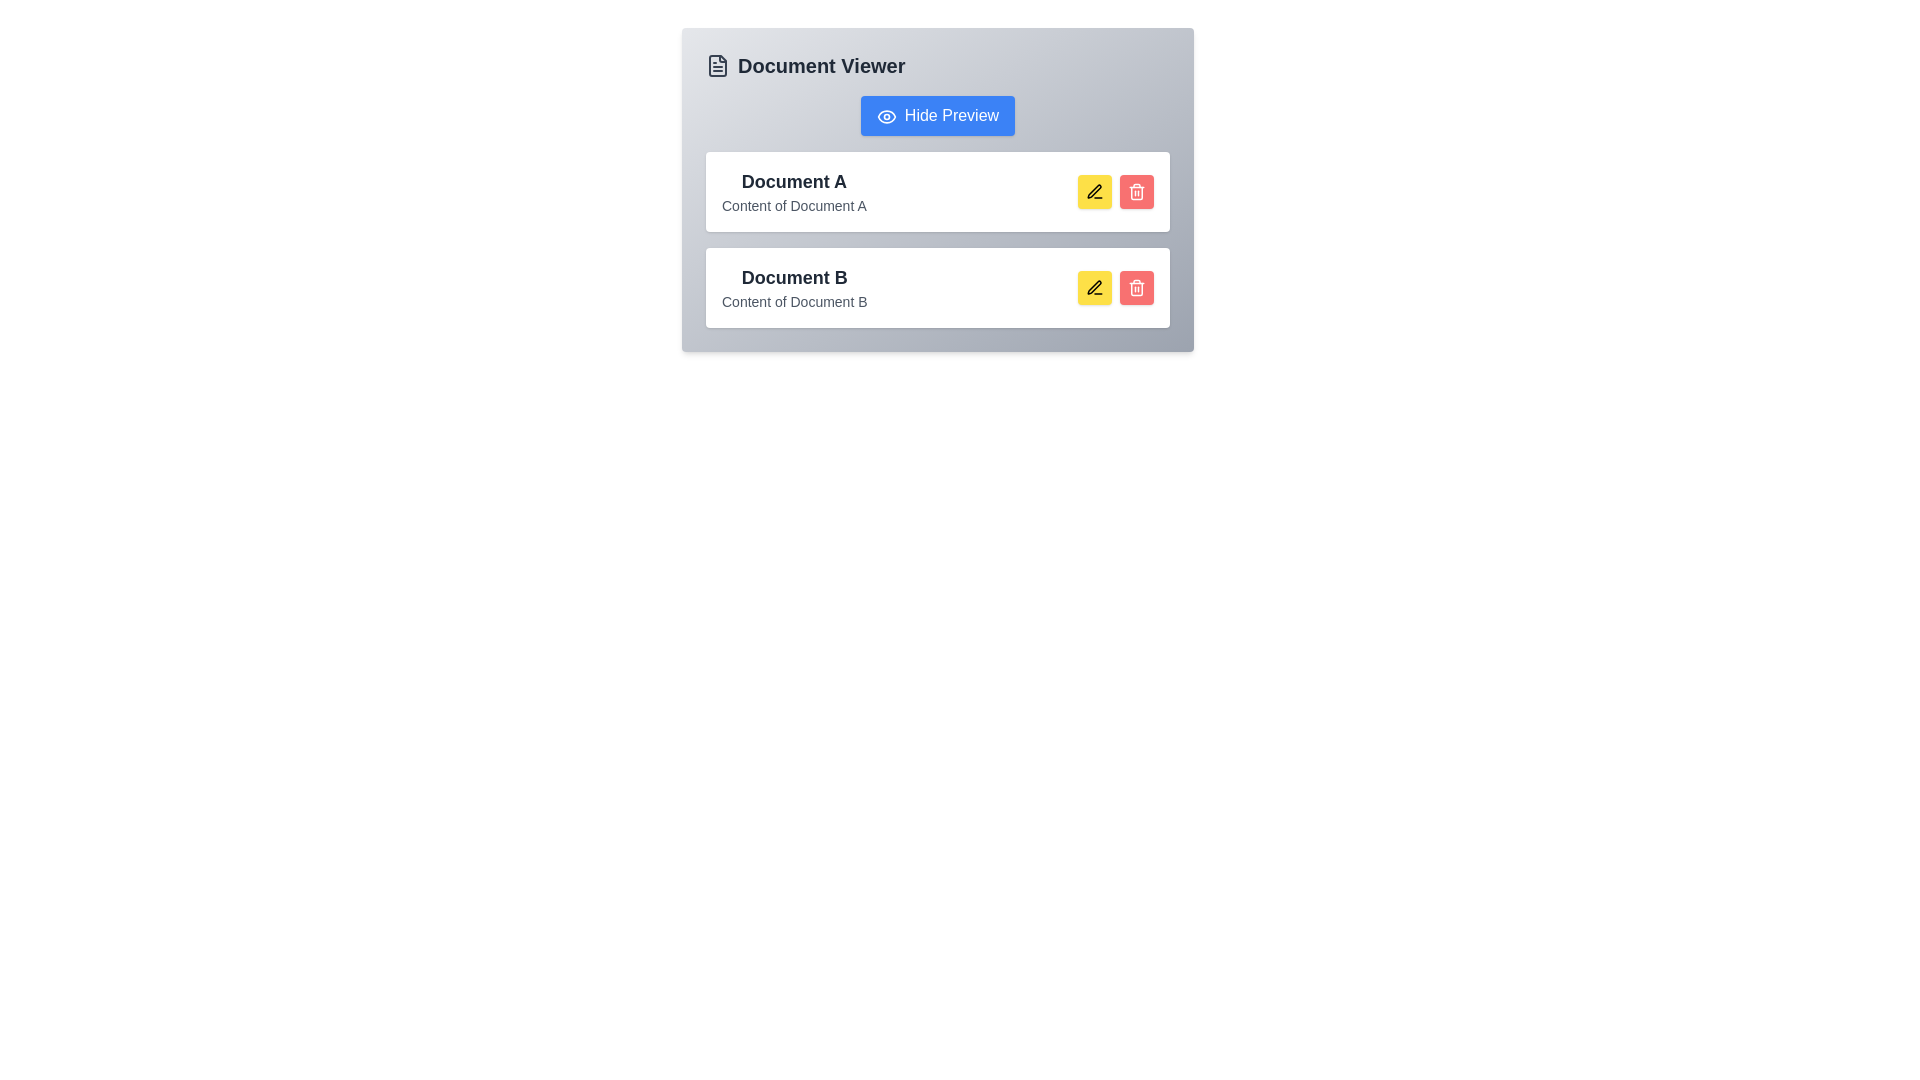 The width and height of the screenshot is (1920, 1080). What do you see at coordinates (1137, 192) in the screenshot?
I see `the trash can icon button with a red background located on the right side of the 'Document A' row` at bounding box center [1137, 192].